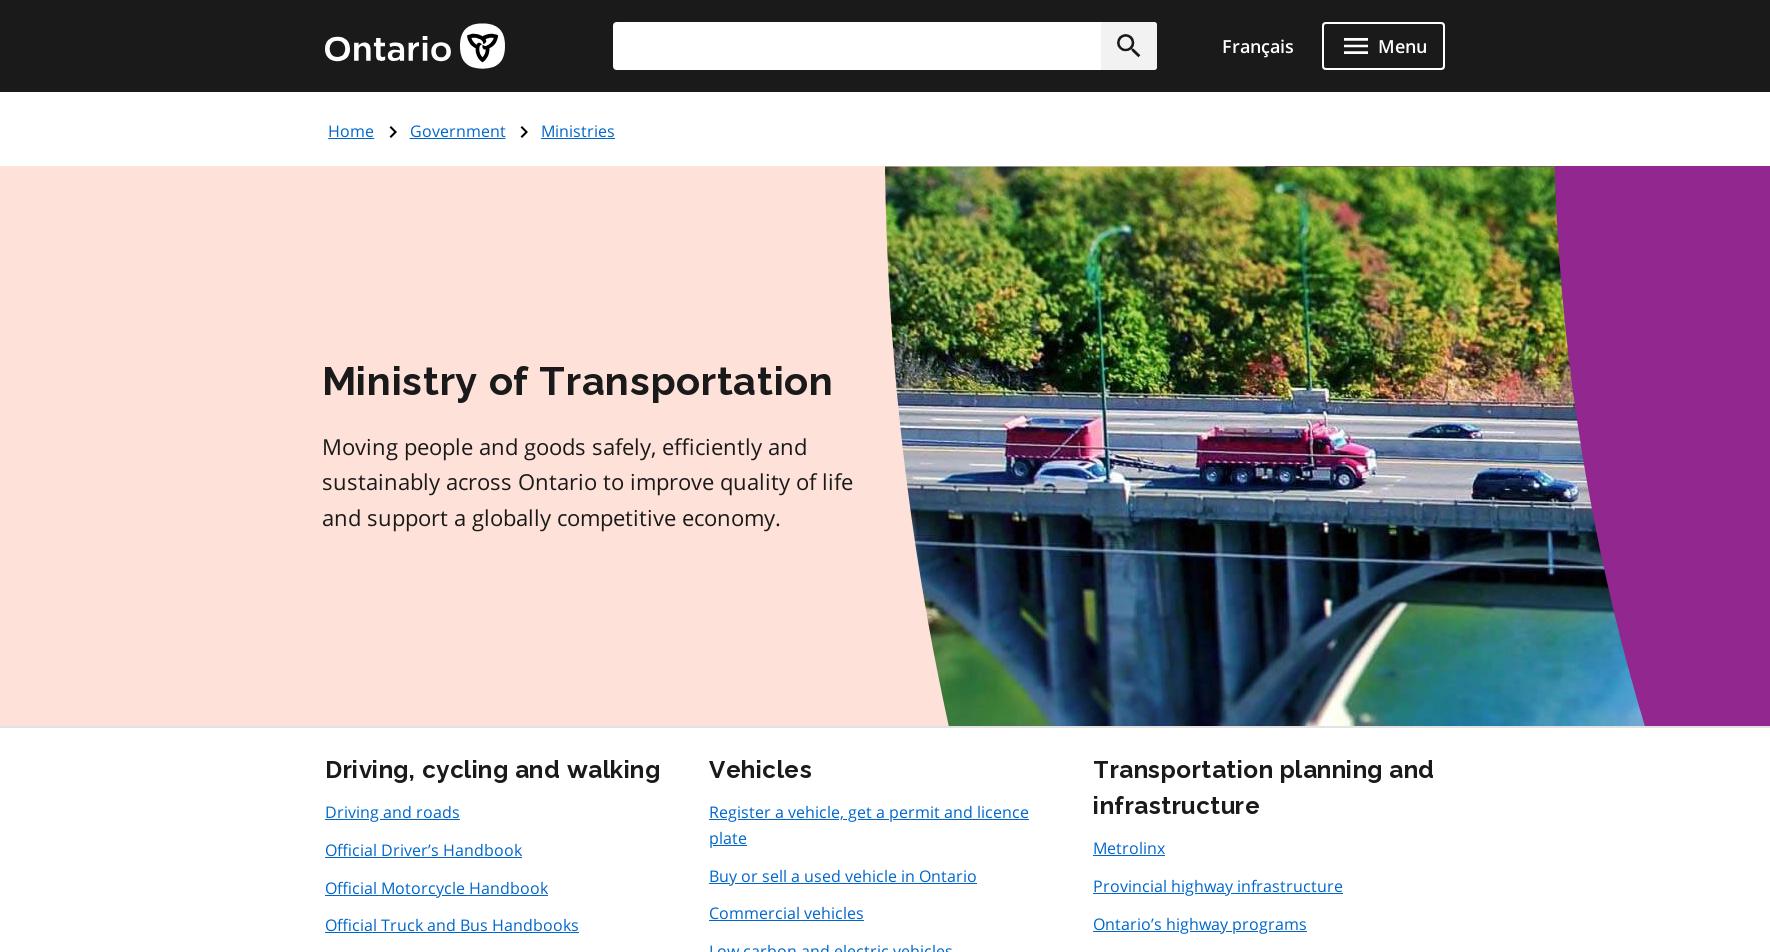  What do you see at coordinates (457, 130) in the screenshot?
I see `'Government'` at bounding box center [457, 130].